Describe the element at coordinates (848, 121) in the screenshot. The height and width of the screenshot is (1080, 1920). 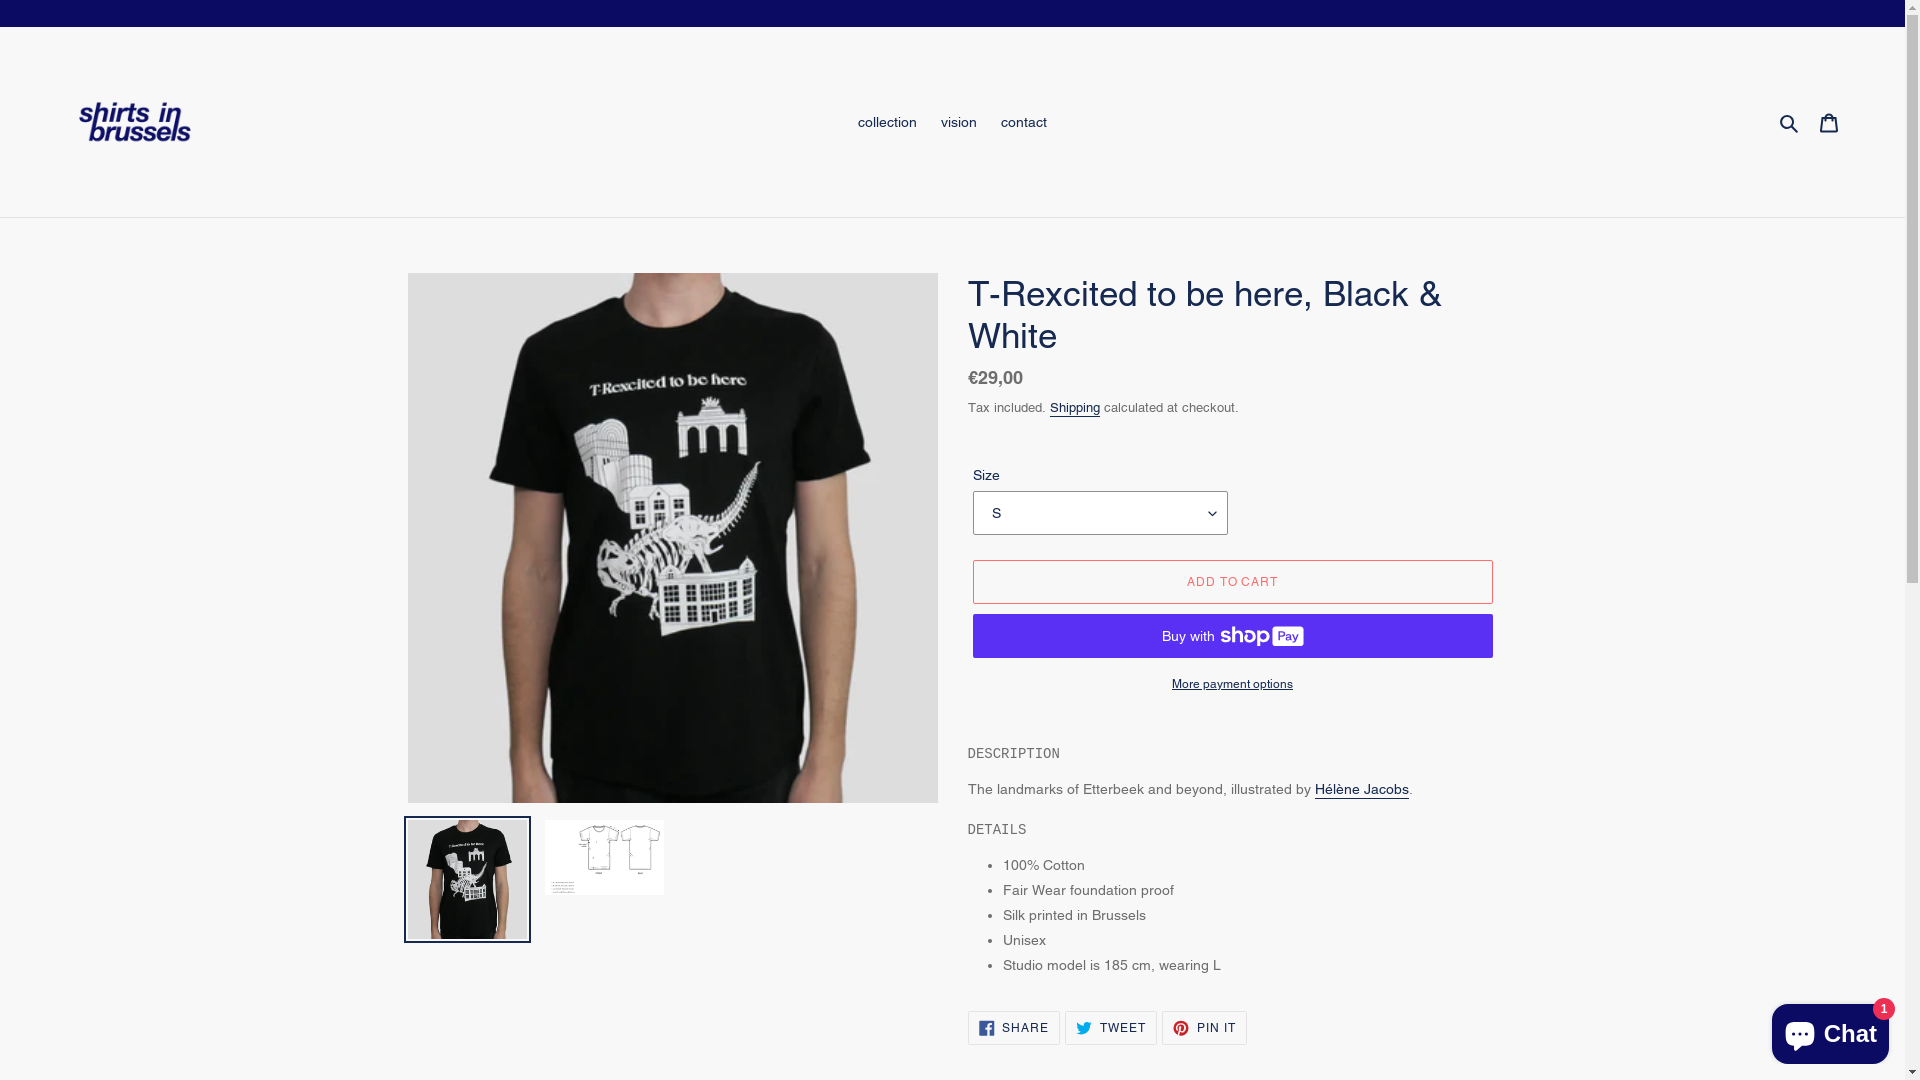
I see `'collection'` at that location.